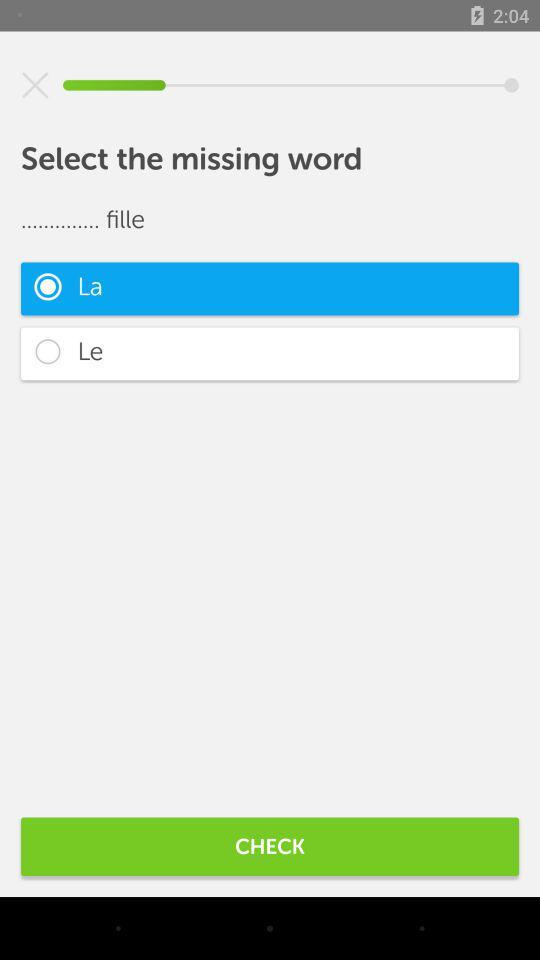 This screenshot has width=540, height=960. I want to click on la, so click(270, 287).